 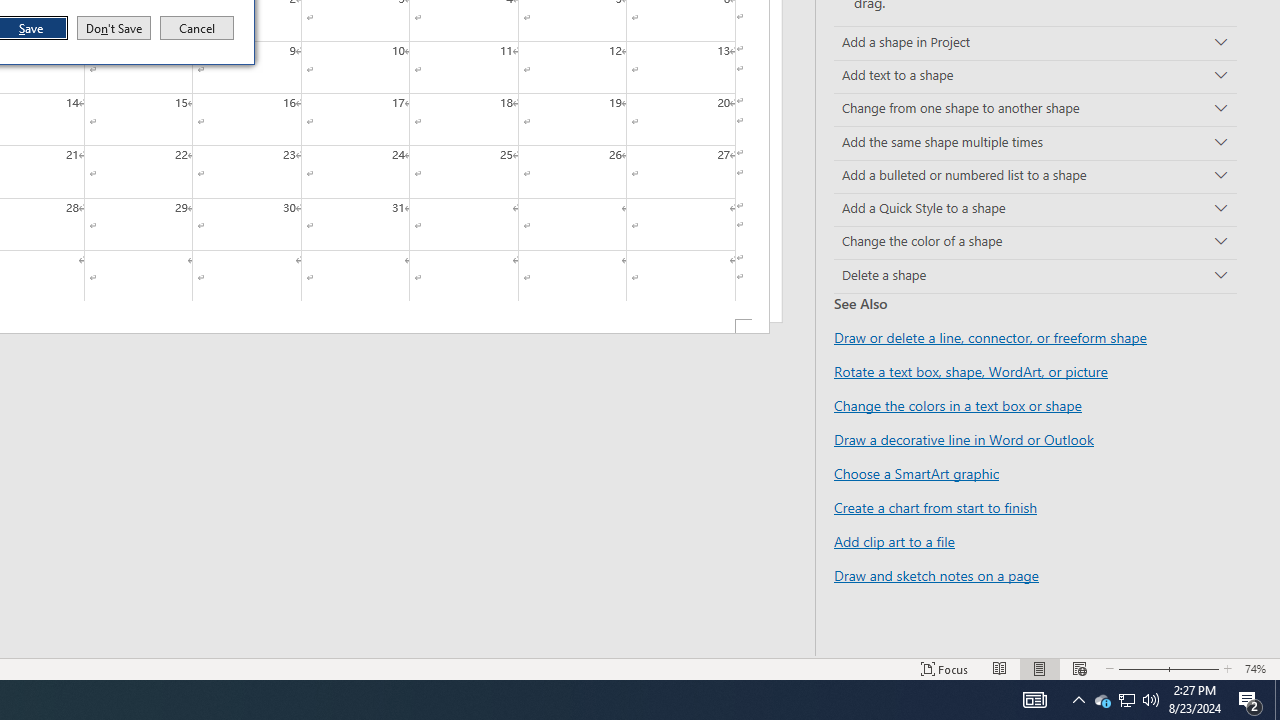 I want to click on 'Web Layout', so click(x=1078, y=669).